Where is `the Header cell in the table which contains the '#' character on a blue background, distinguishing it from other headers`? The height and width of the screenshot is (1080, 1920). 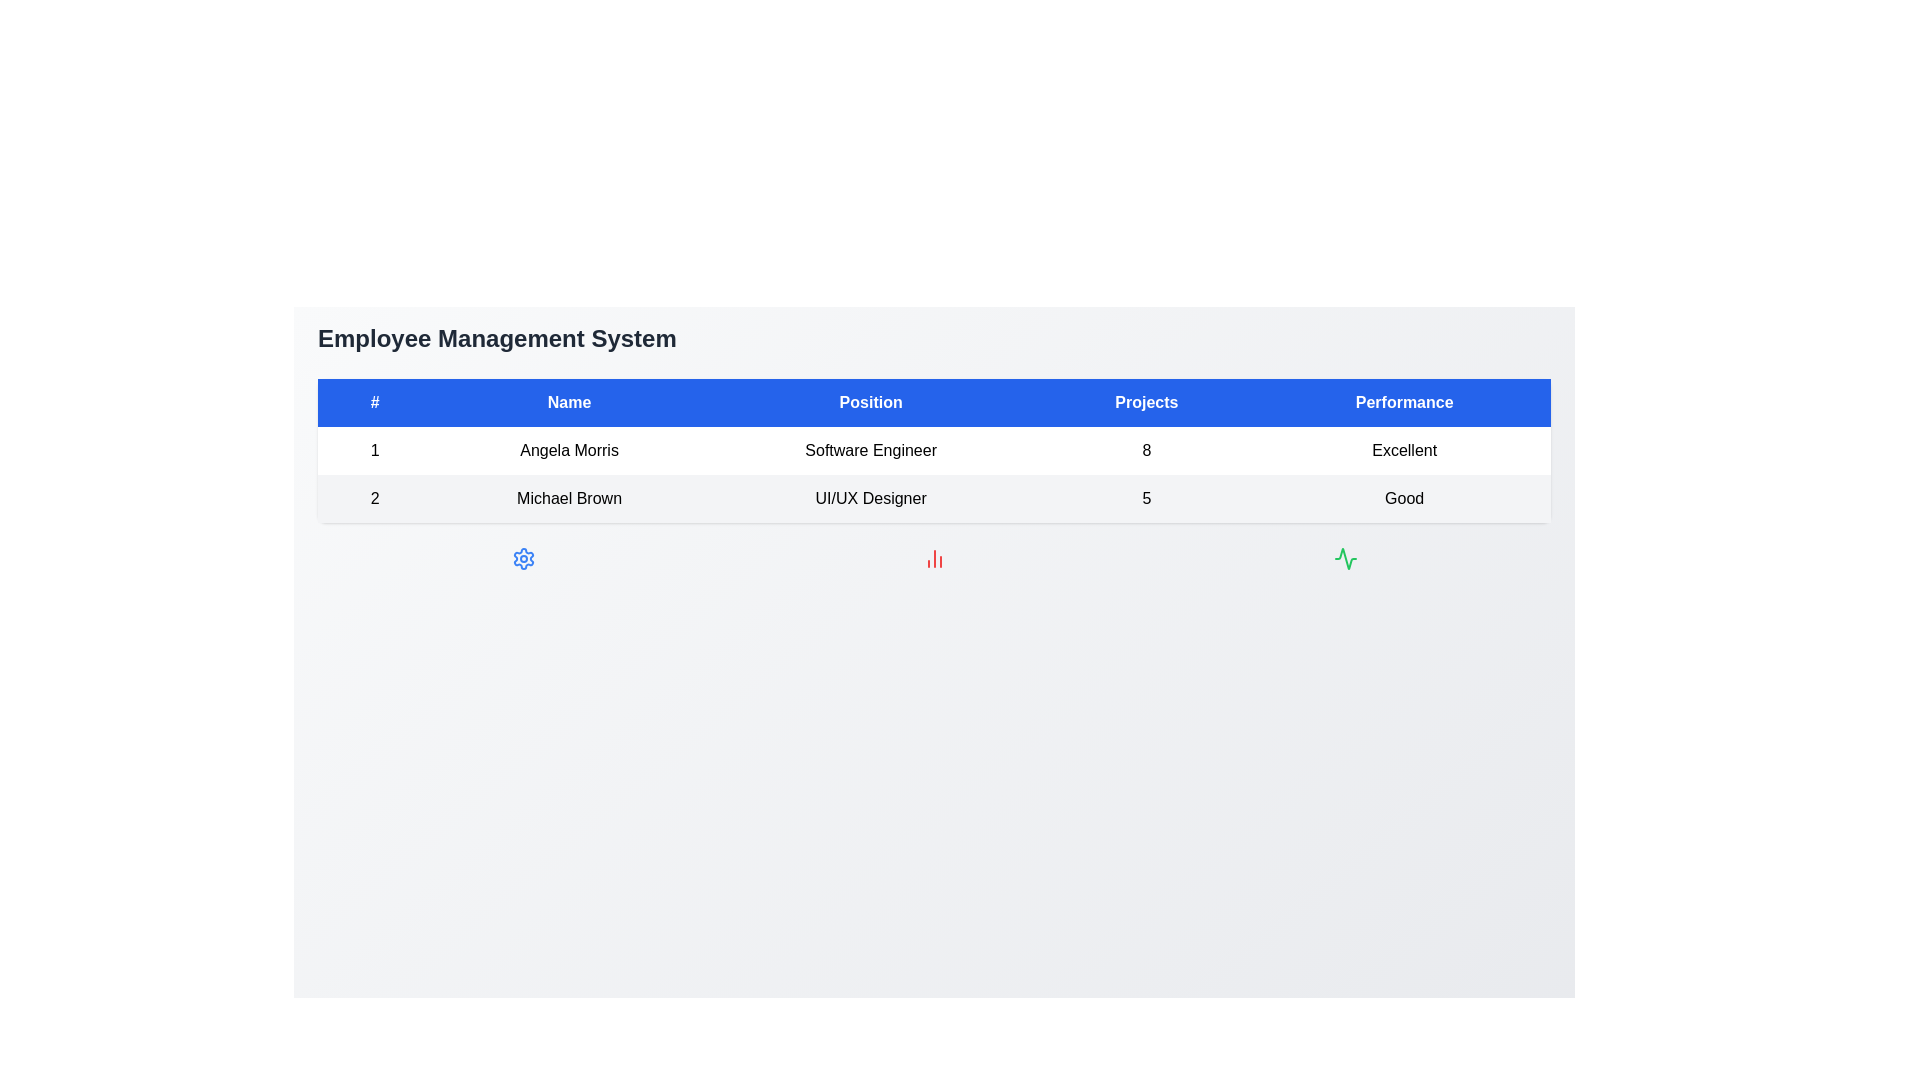 the Header cell in the table which contains the '#' character on a blue background, distinguishing it from other headers is located at coordinates (375, 402).